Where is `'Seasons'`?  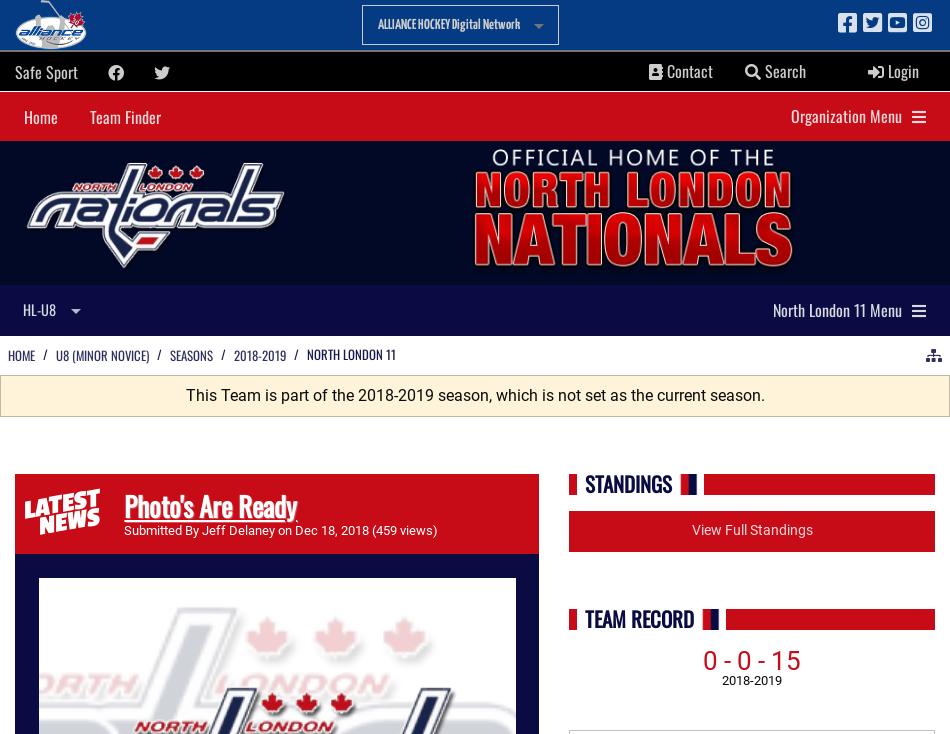
'Seasons' is located at coordinates (191, 354).